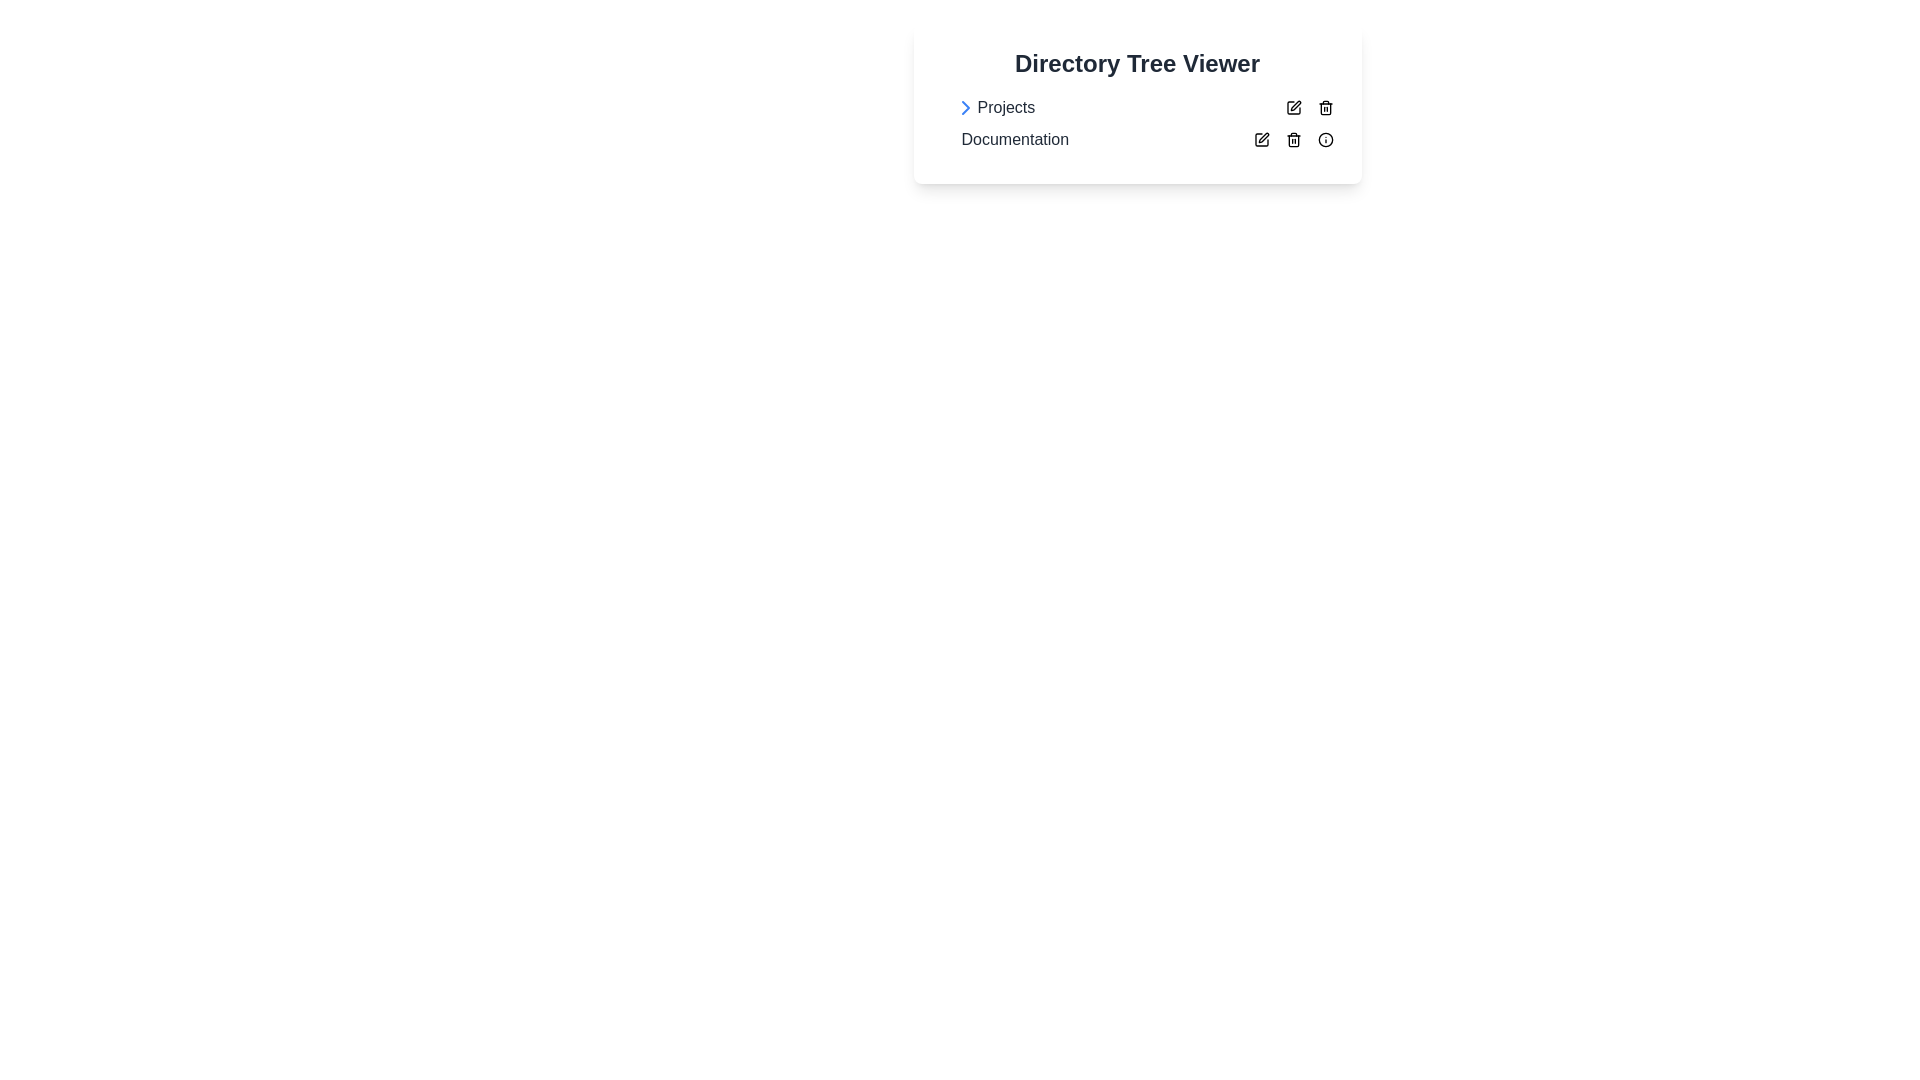 The image size is (1920, 1080). I want to click on the third icon from the right in the toolbar, so click(1293, 138).